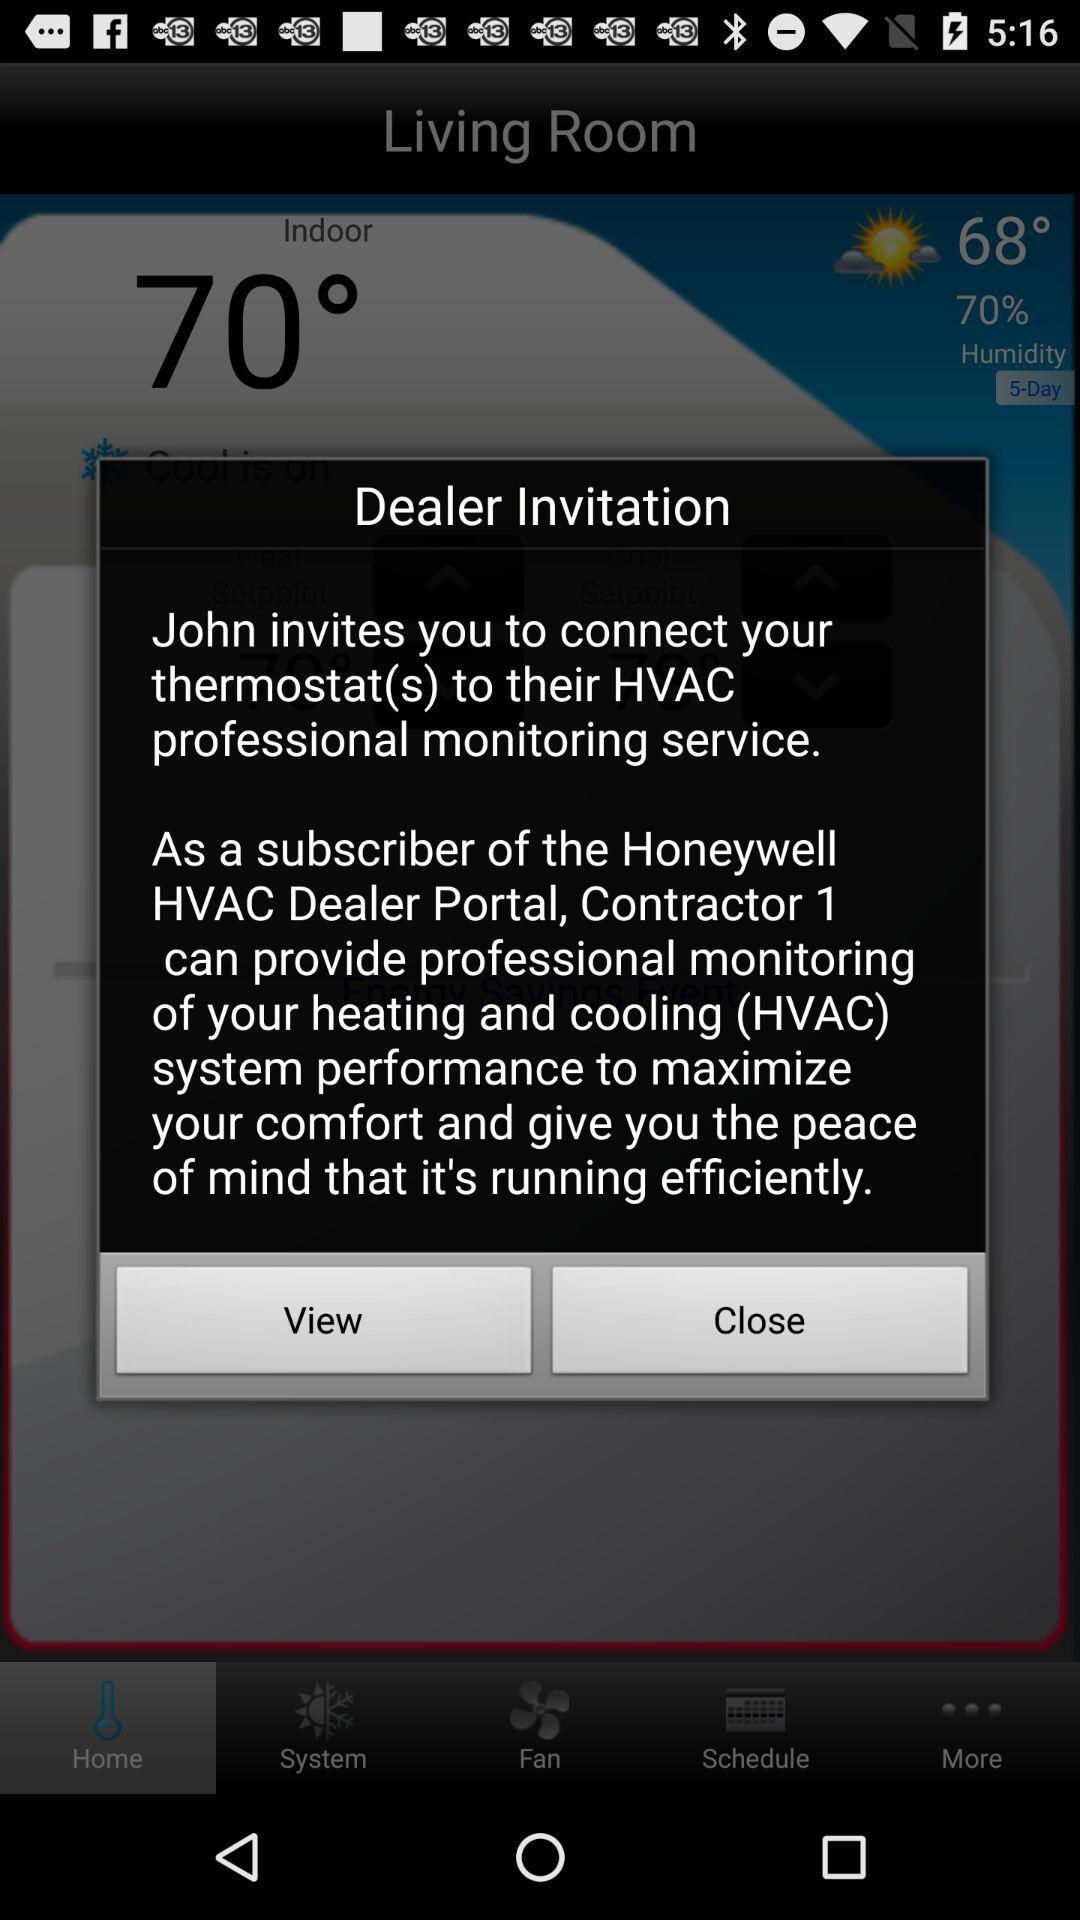  Describe the element at coordinates (760, 1325) in the screenshot. I see `the close button` at that location.